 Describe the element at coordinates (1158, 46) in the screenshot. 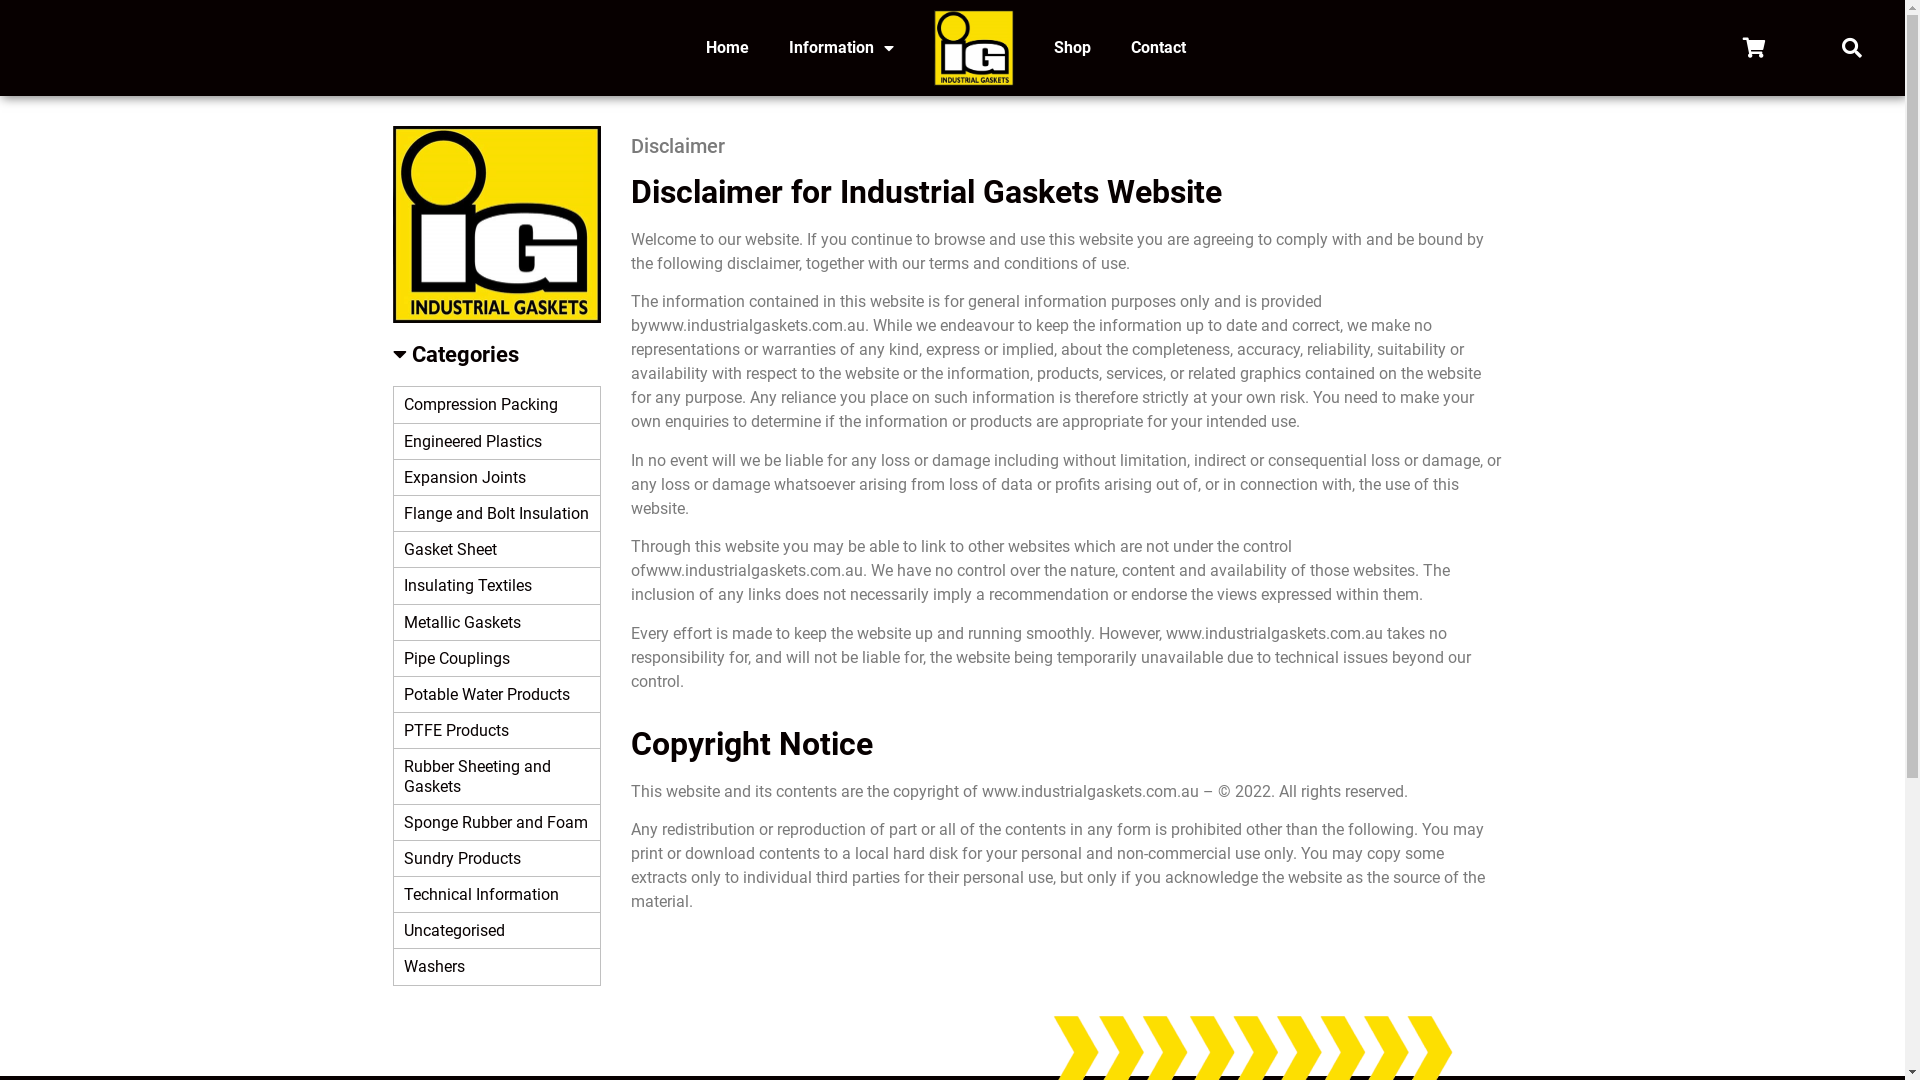

I see `'Contact'` at that location.